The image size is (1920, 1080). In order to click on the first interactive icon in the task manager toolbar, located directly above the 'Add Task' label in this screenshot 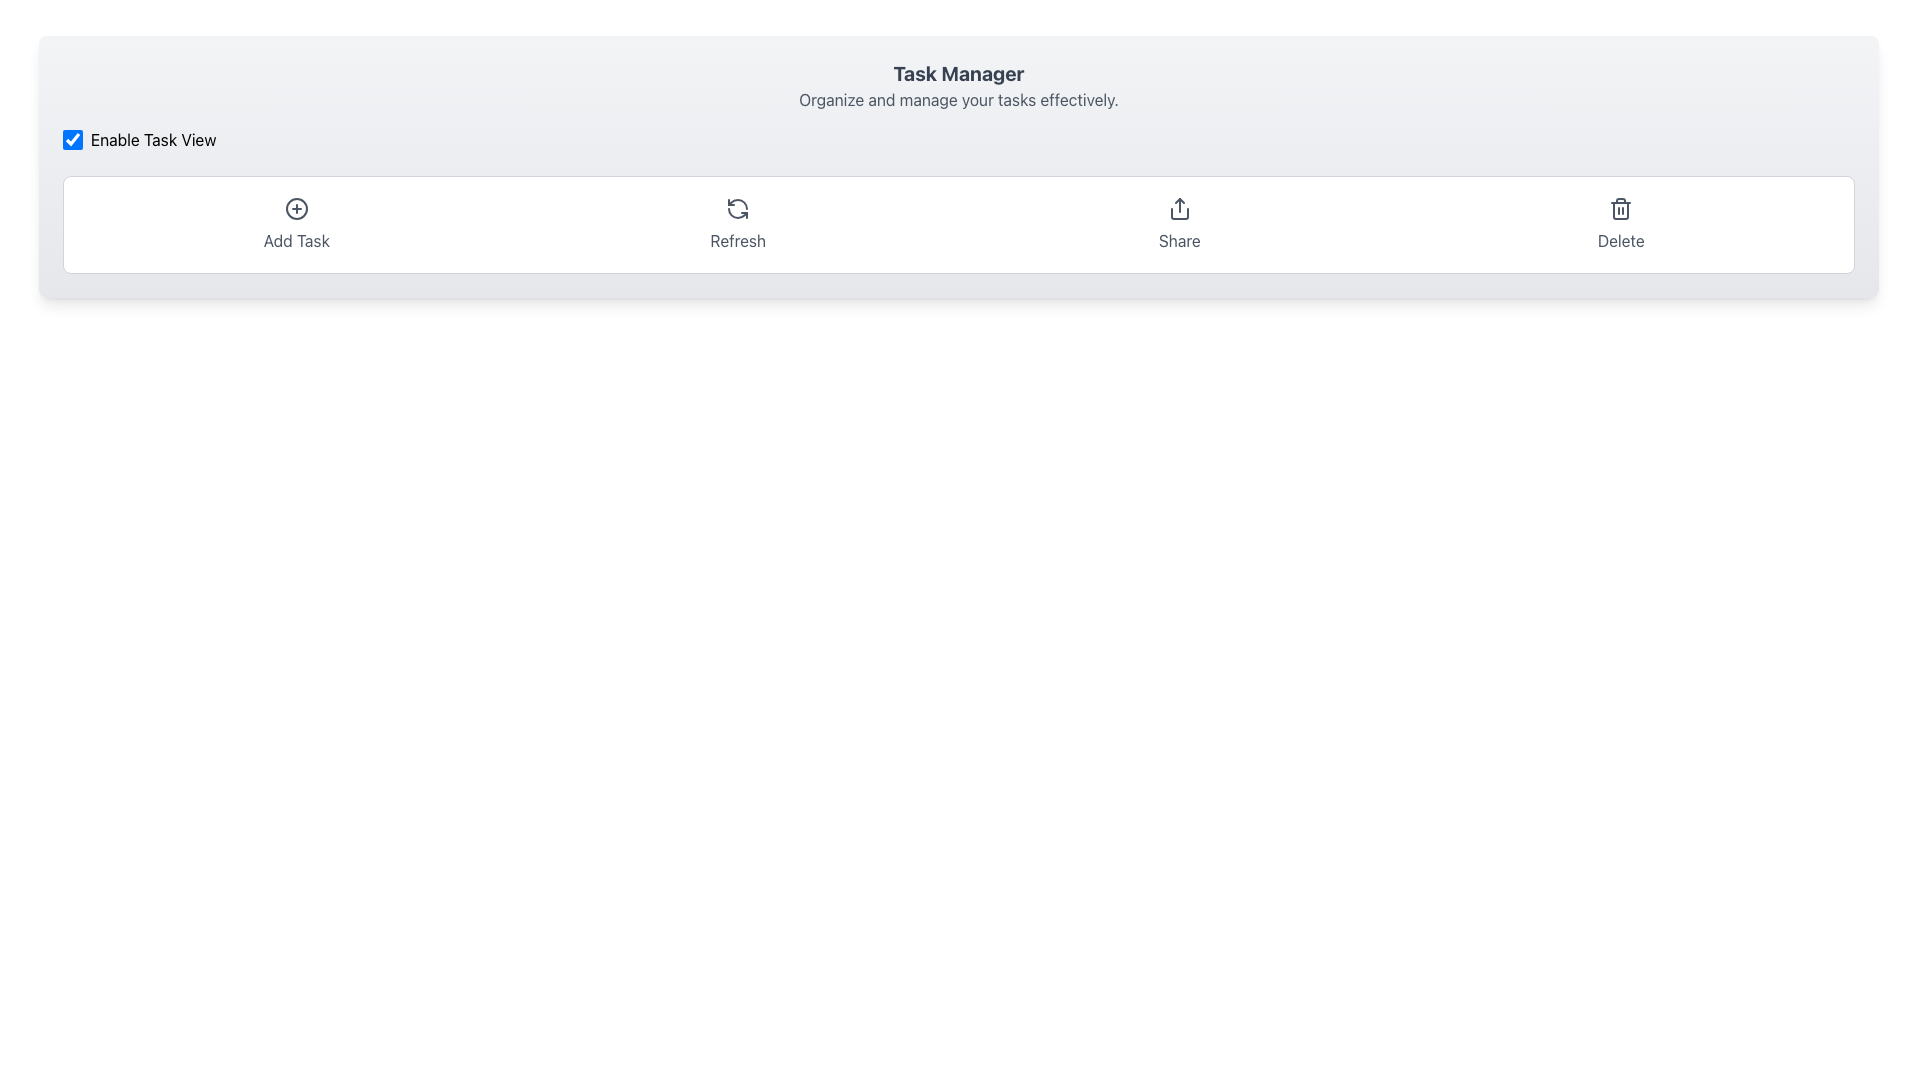, I will do `click(295, 208)`.